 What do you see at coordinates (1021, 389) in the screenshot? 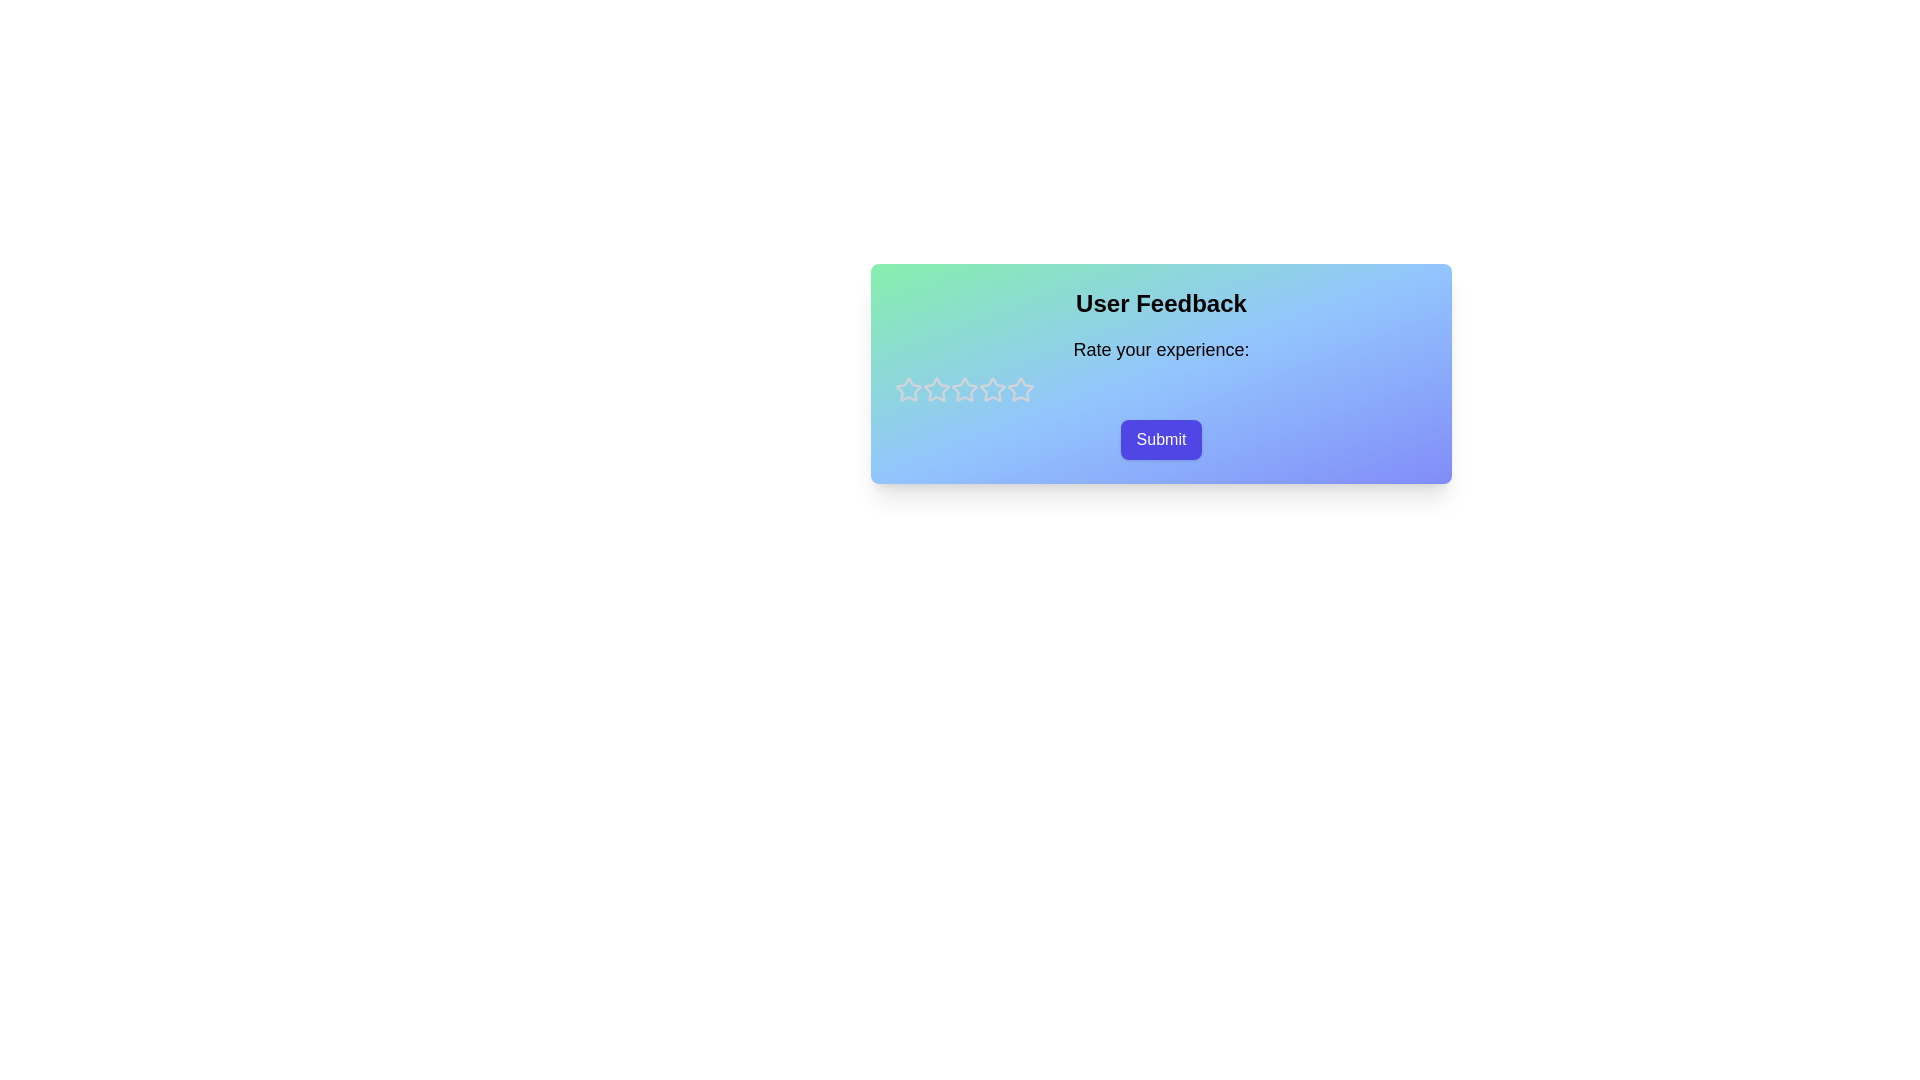
I see `the fourth rating star icon in the User Feedback section` at bounding box center [1021, 389].